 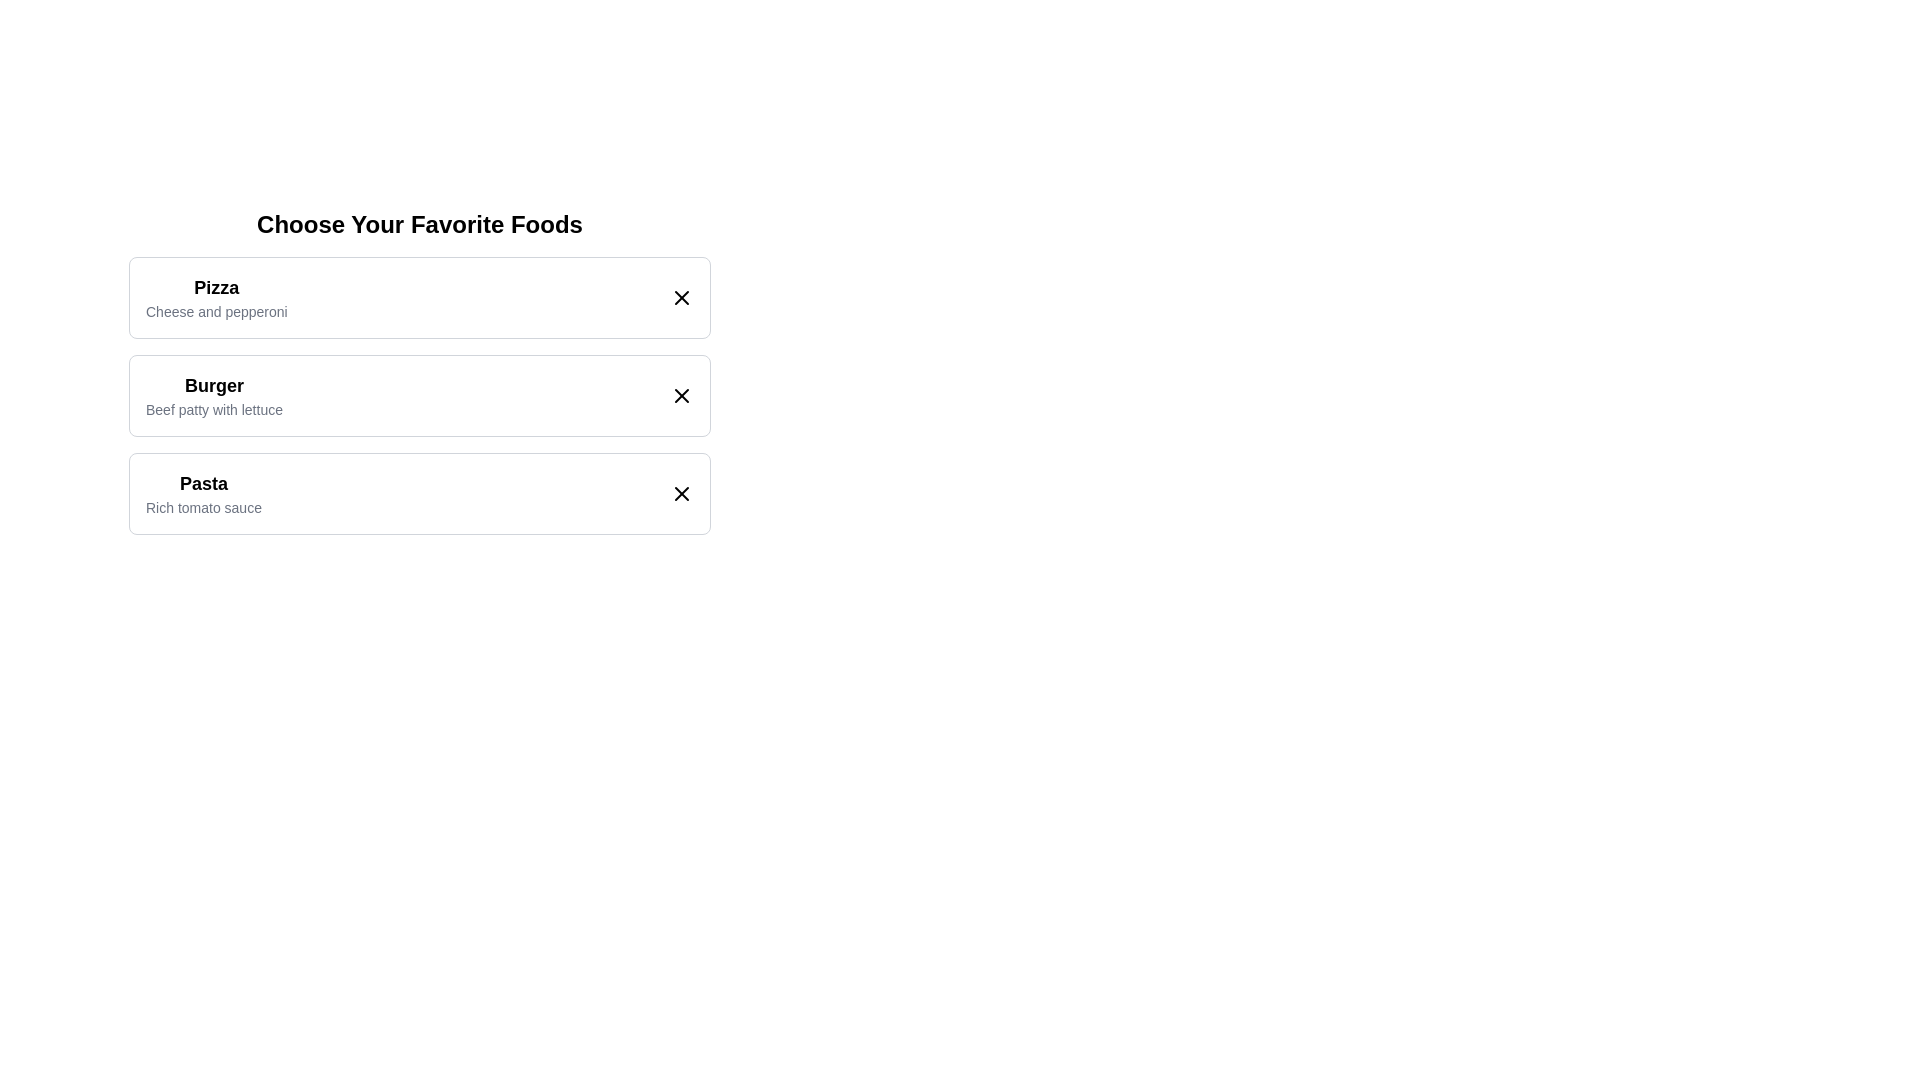 I want to click on the bold text label reading 'Pizza' located at the top left of the white rectangular card, so click(x=216, y=288).